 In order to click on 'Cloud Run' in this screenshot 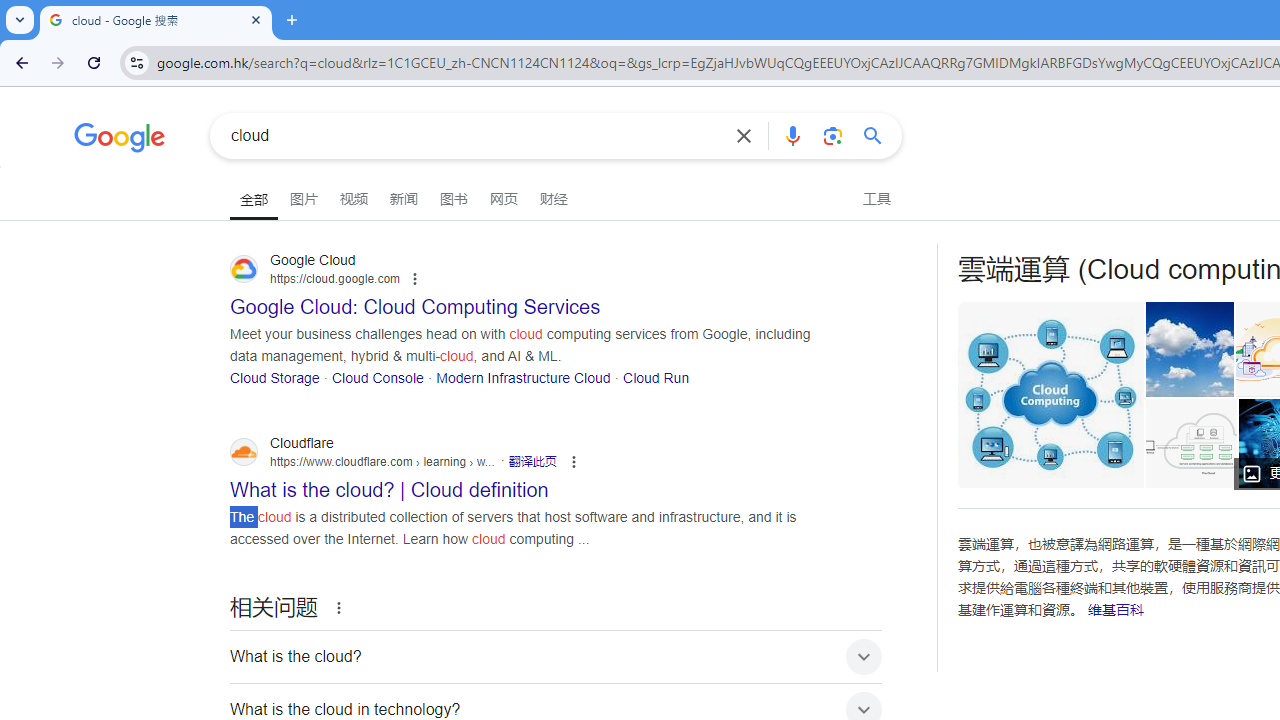, I will do `click(656, 377)`.